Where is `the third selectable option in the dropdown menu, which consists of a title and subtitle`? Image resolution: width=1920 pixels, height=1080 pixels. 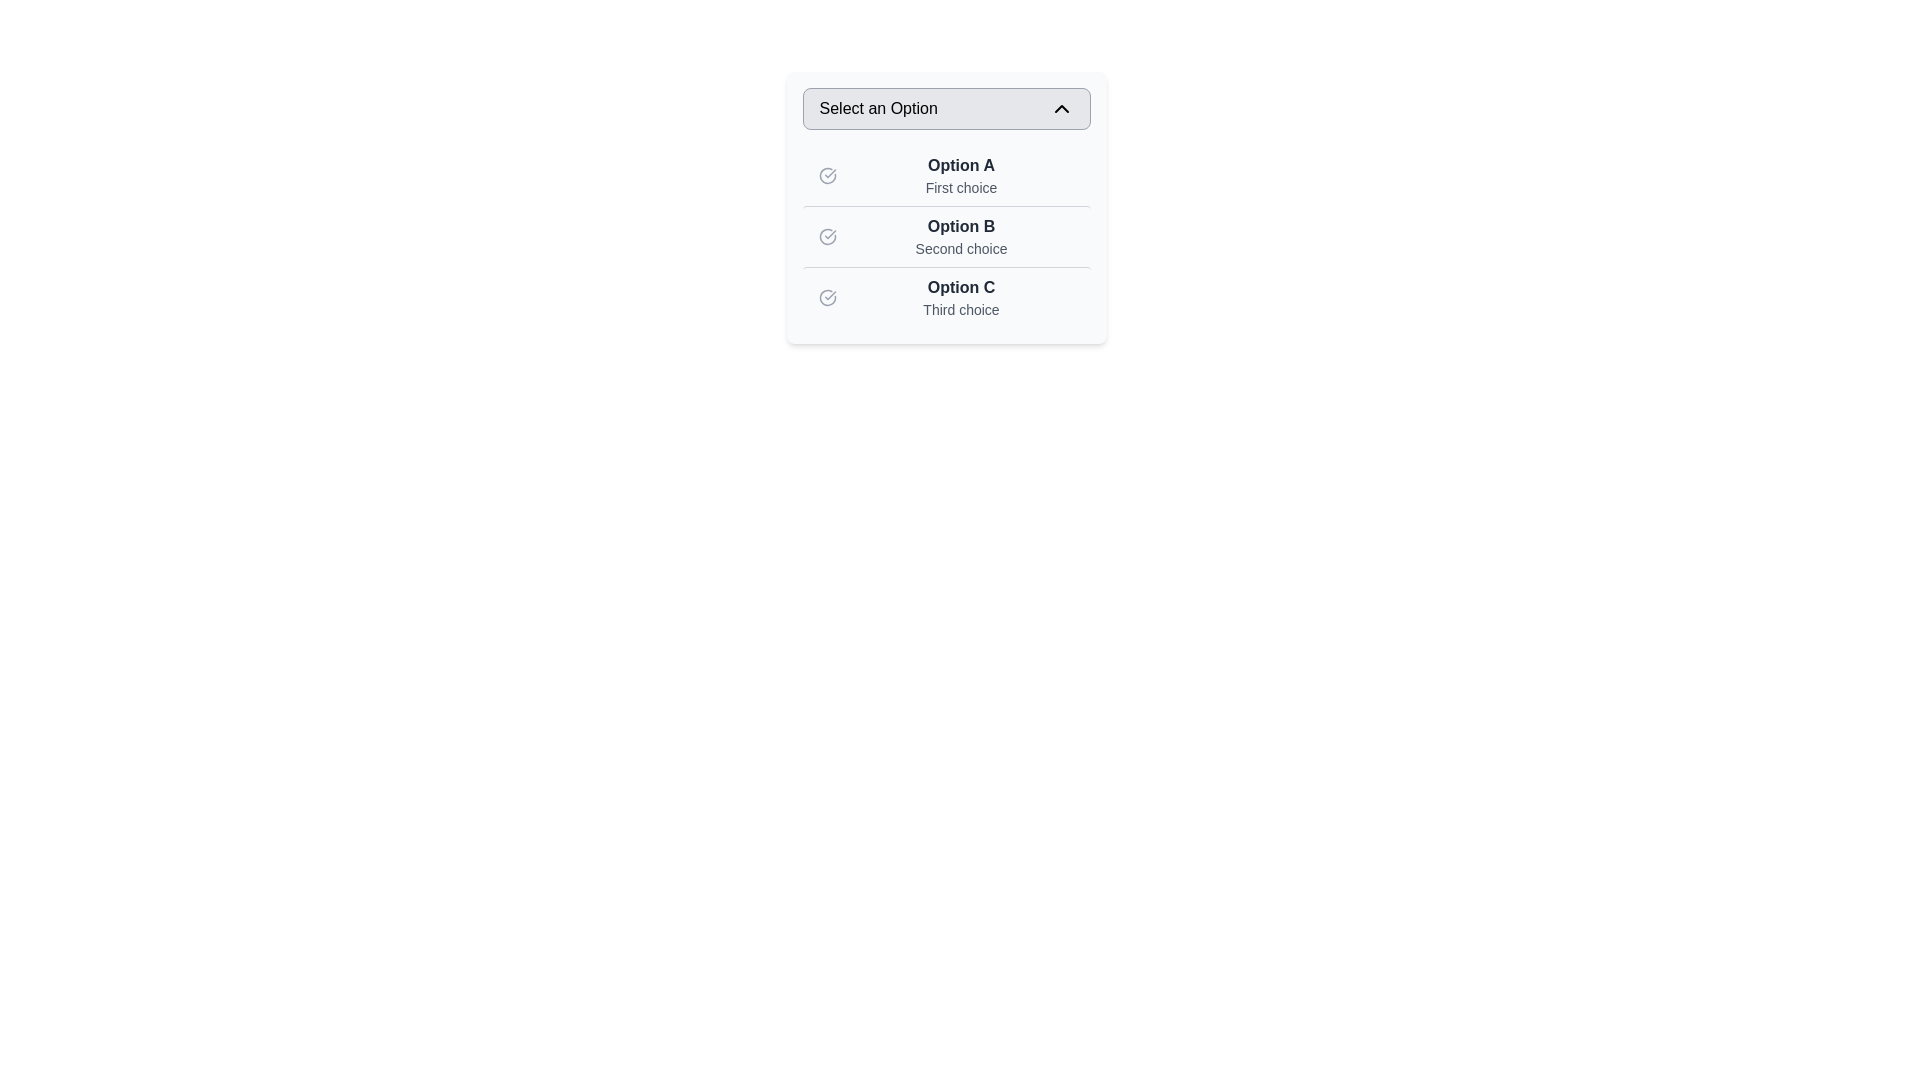
the third selectable option in the dropdown menu, which consists of a title and subtitle is located at coordinates (961, 297).